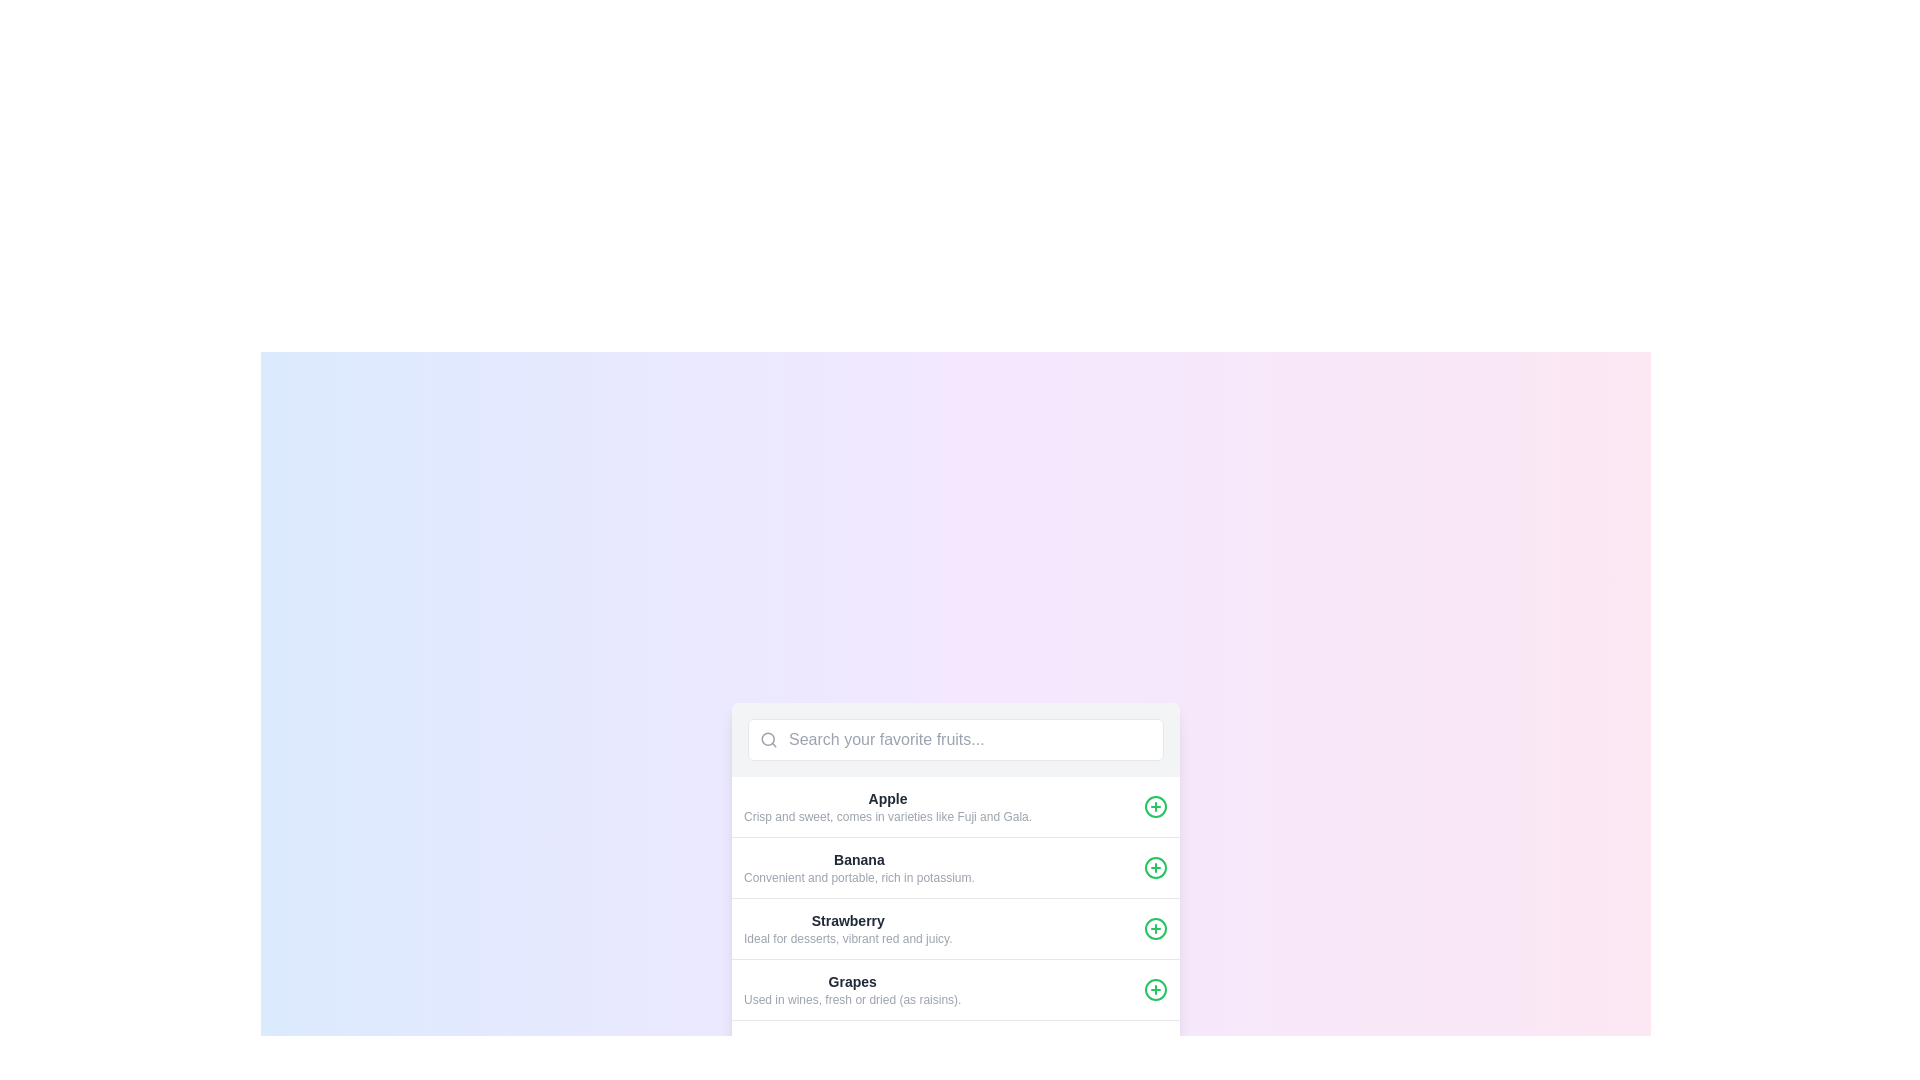  What do you see at coordinates (887, 817) in the screenshot?
I see `the label text that describes the varieties of apples, specifically the text 'Crisp and sweet, comes in varieties like Fuji and Gala.' which is located below the title 'Apple'` at bounding box center [887, 817].